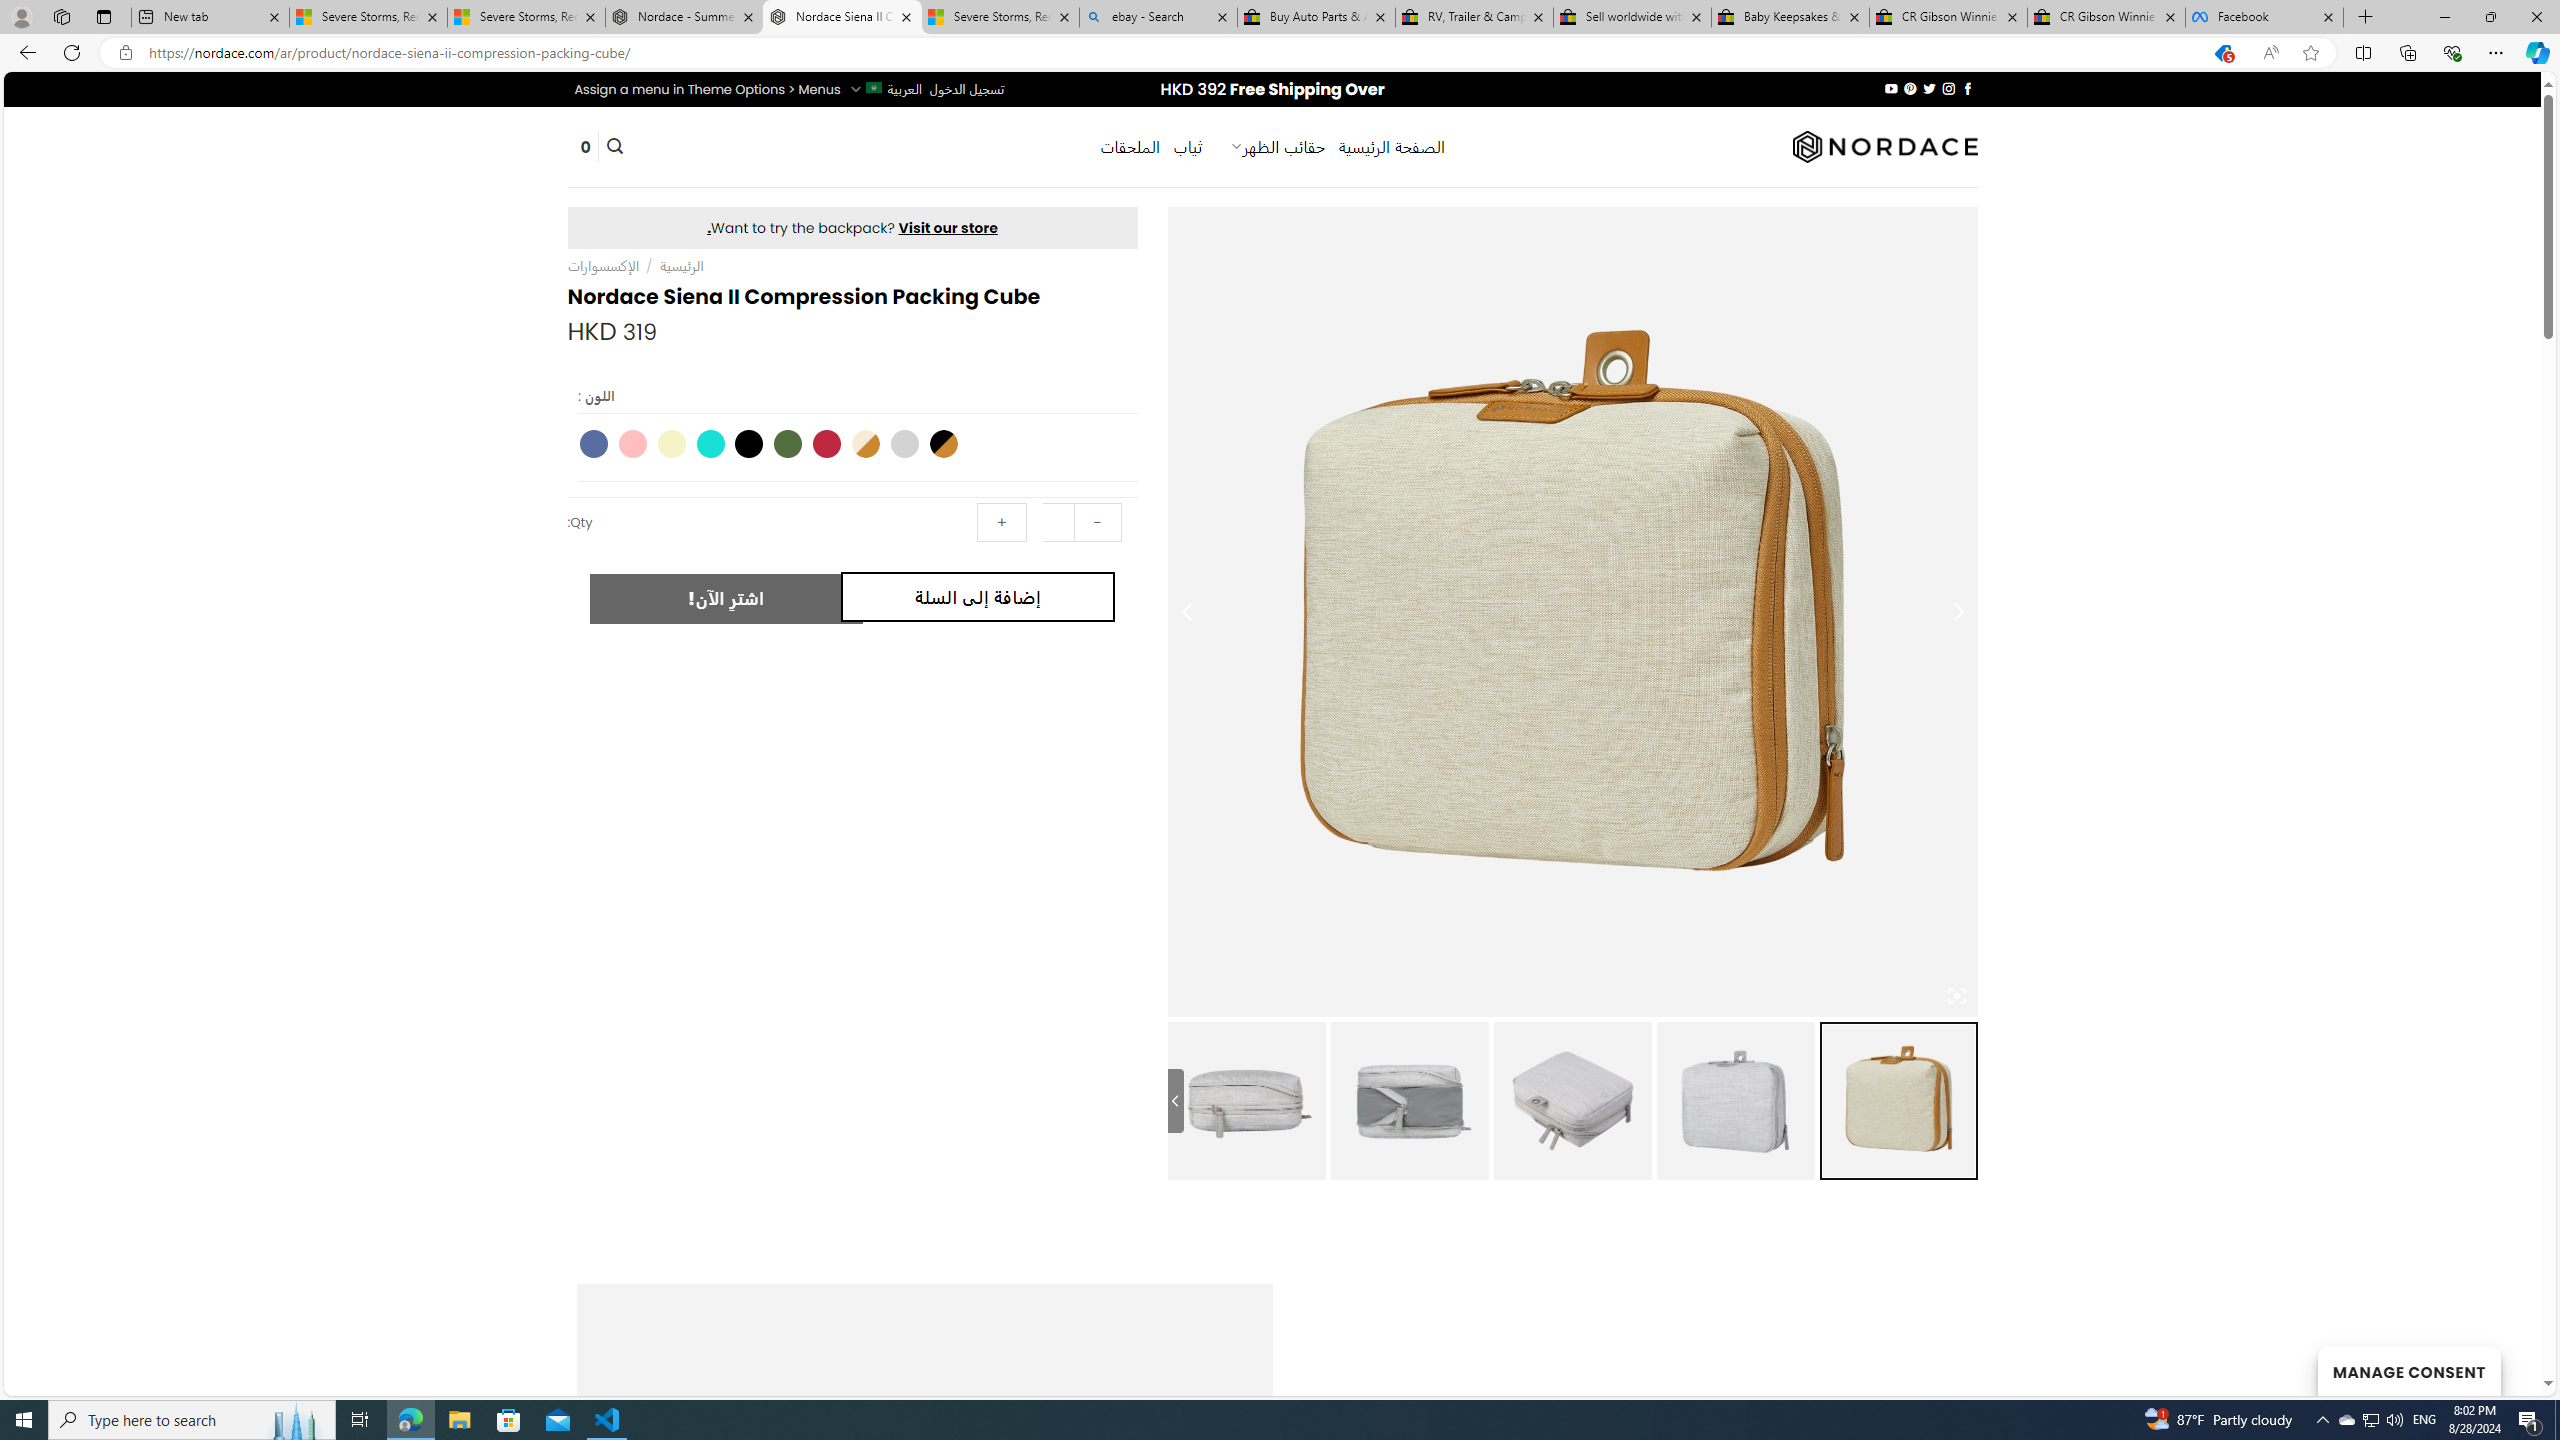 This screenshot has width=2560, height=1440. I want to click on 'Read aloud this page (Ctrl+Shift+U)', so click(2270, 53).